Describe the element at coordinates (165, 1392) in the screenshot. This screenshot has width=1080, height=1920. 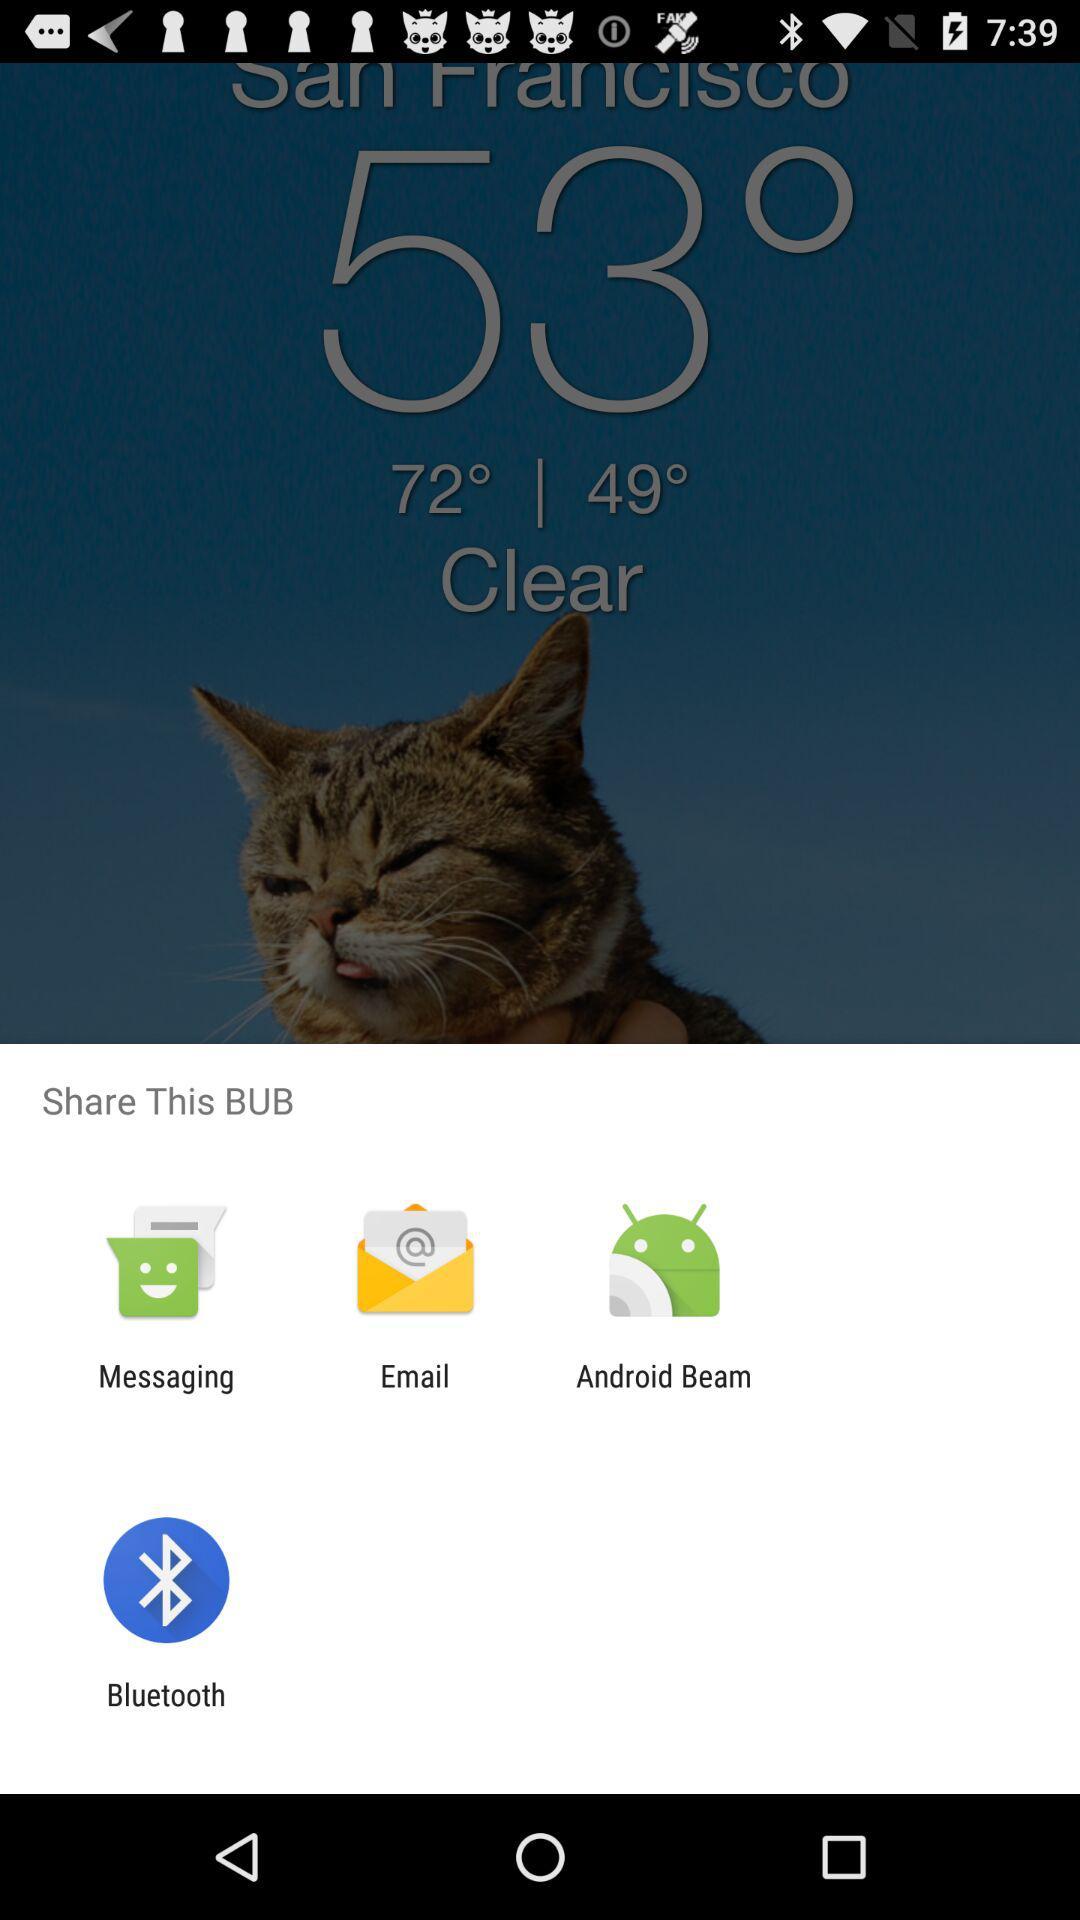
I see `messaging item` at that location.